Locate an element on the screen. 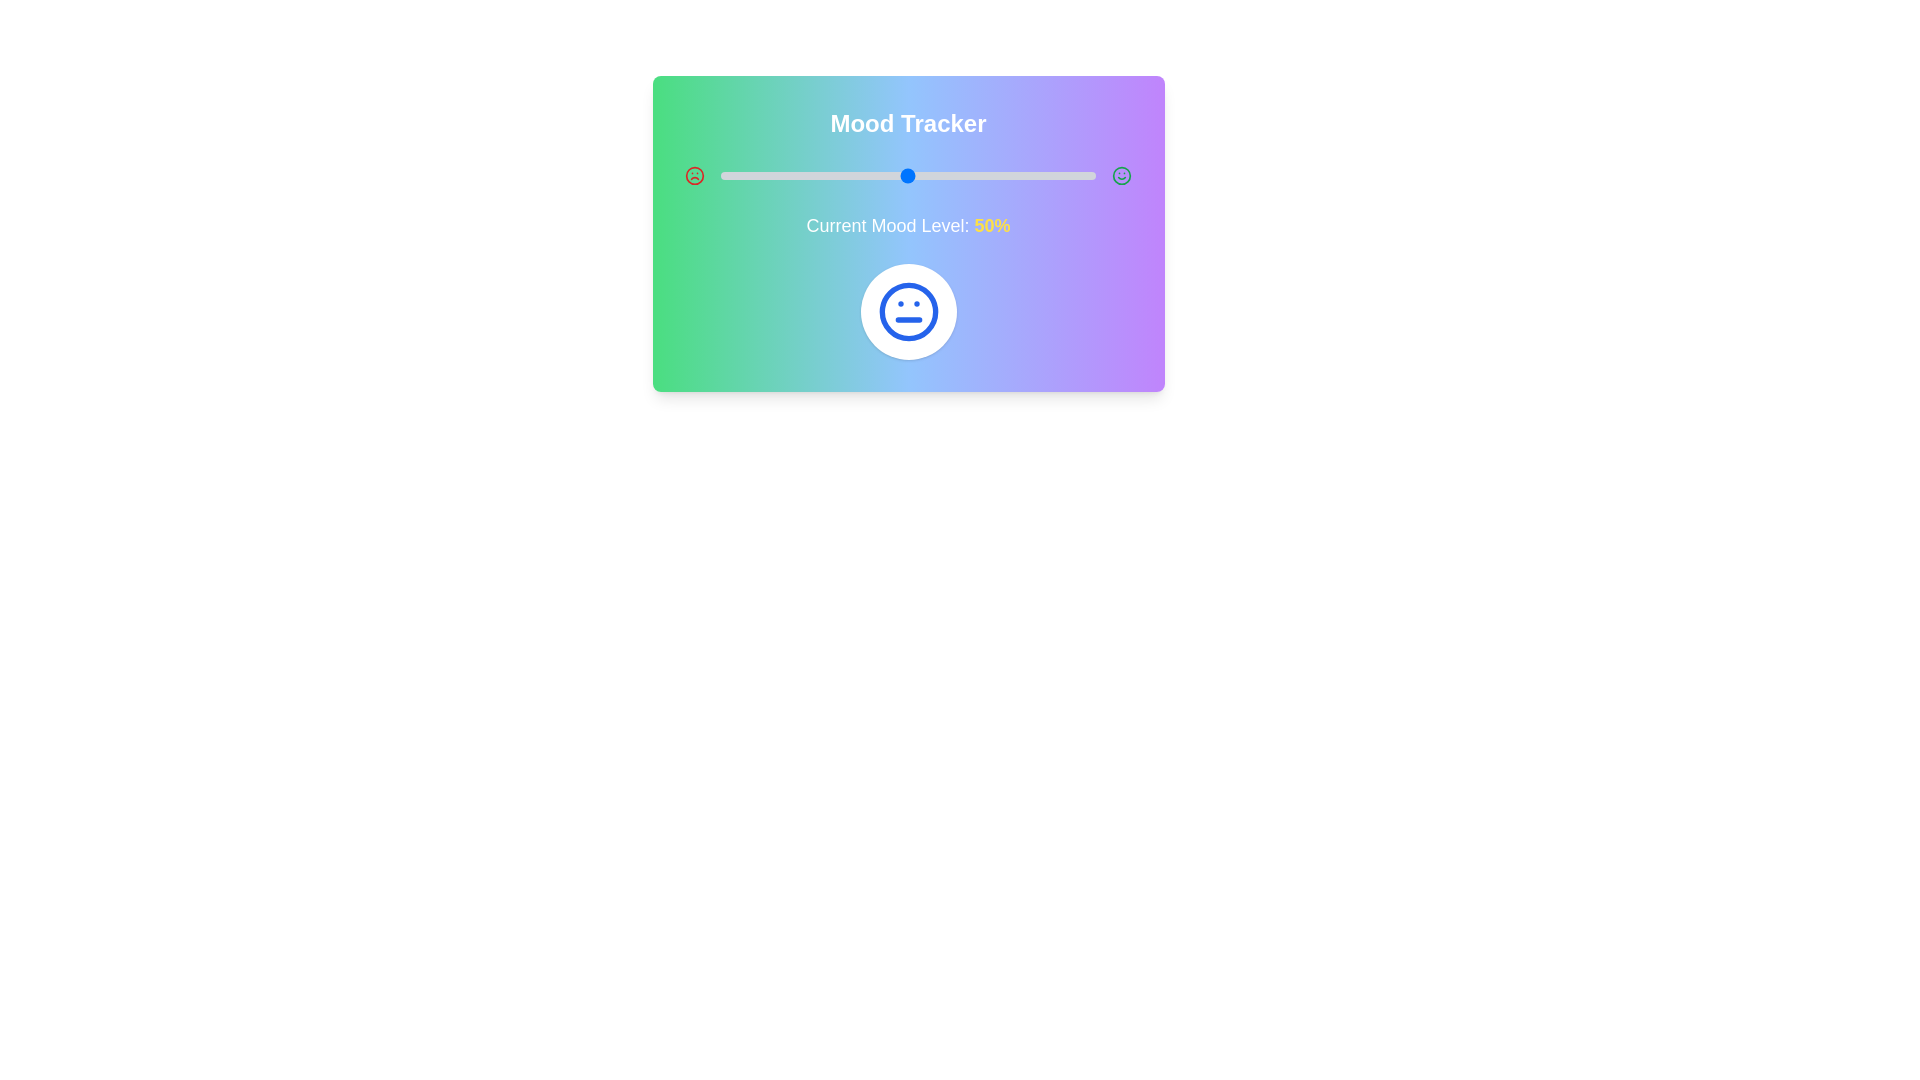  the mood level to 41% by interacting with the slider is located at coordinates (874, 175).